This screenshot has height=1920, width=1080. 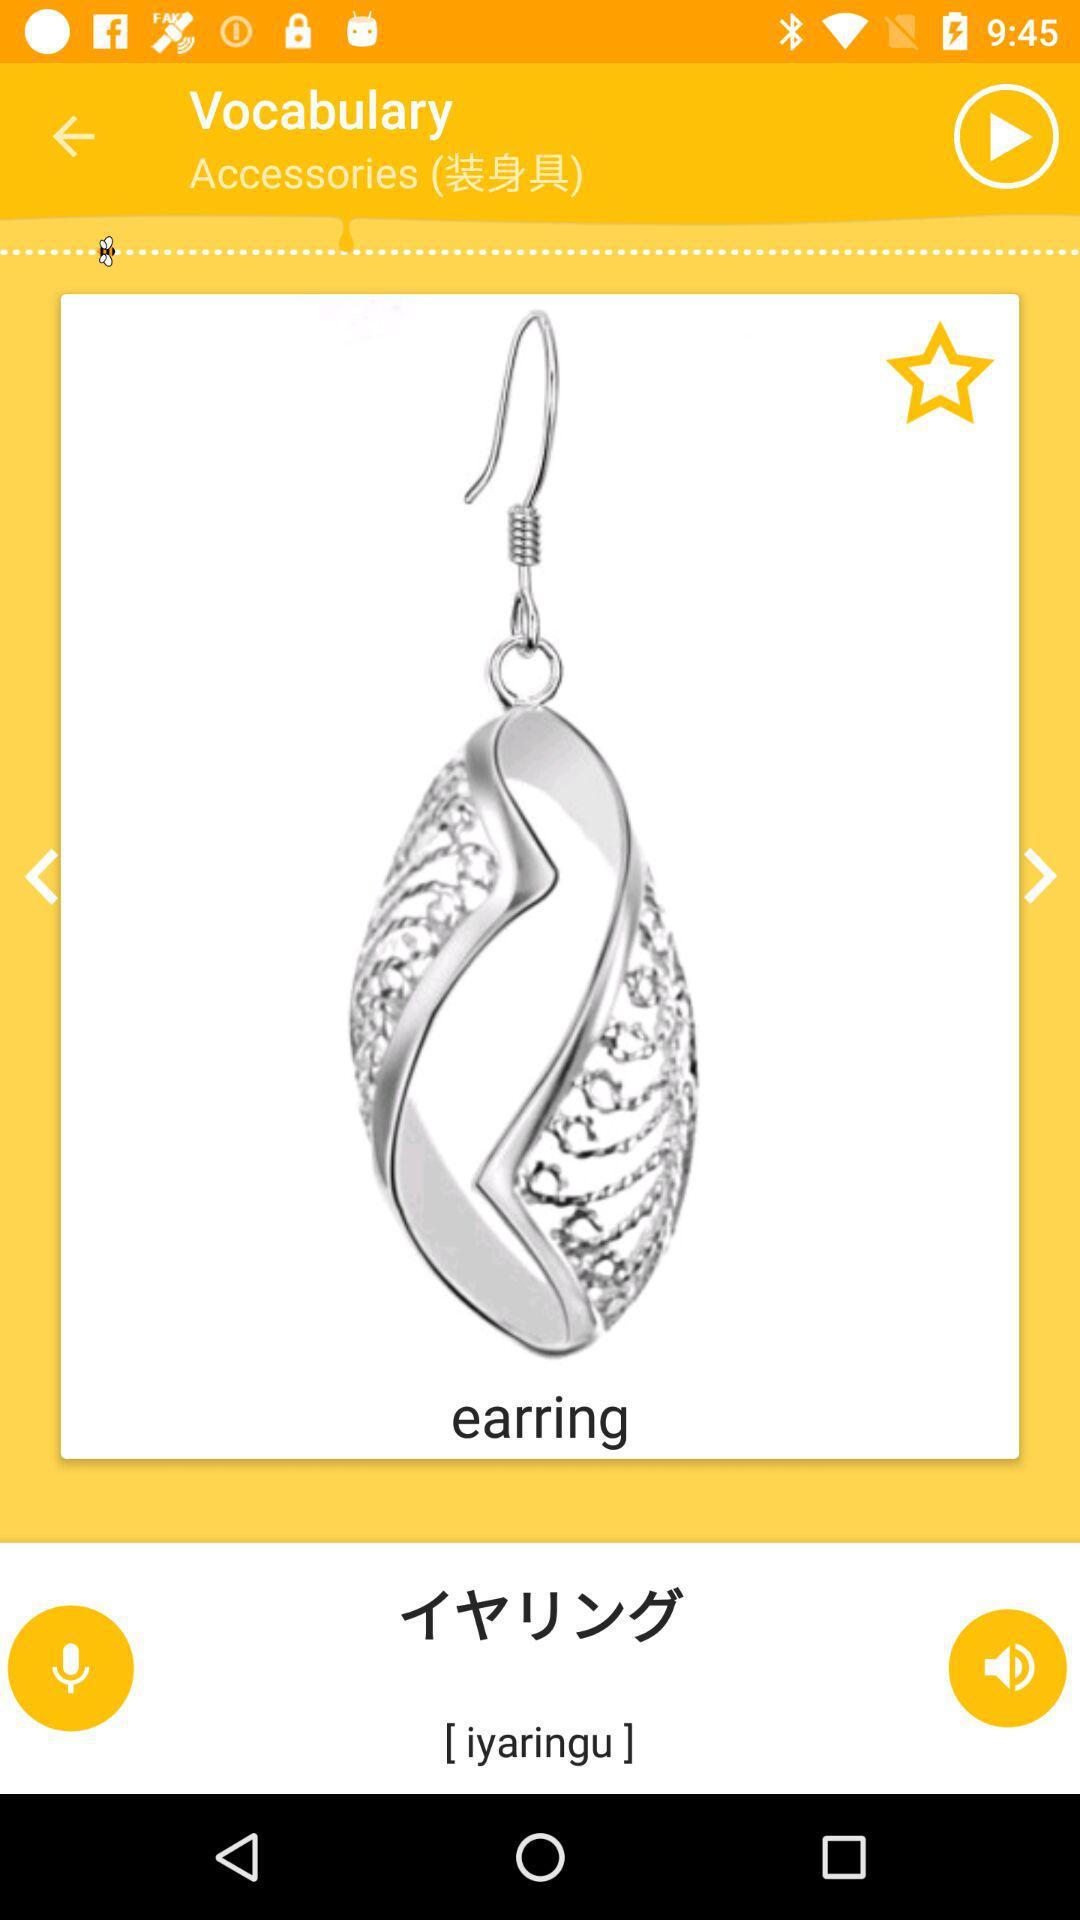 I want to click on the microphone icon, so click(x=69, y=1668).